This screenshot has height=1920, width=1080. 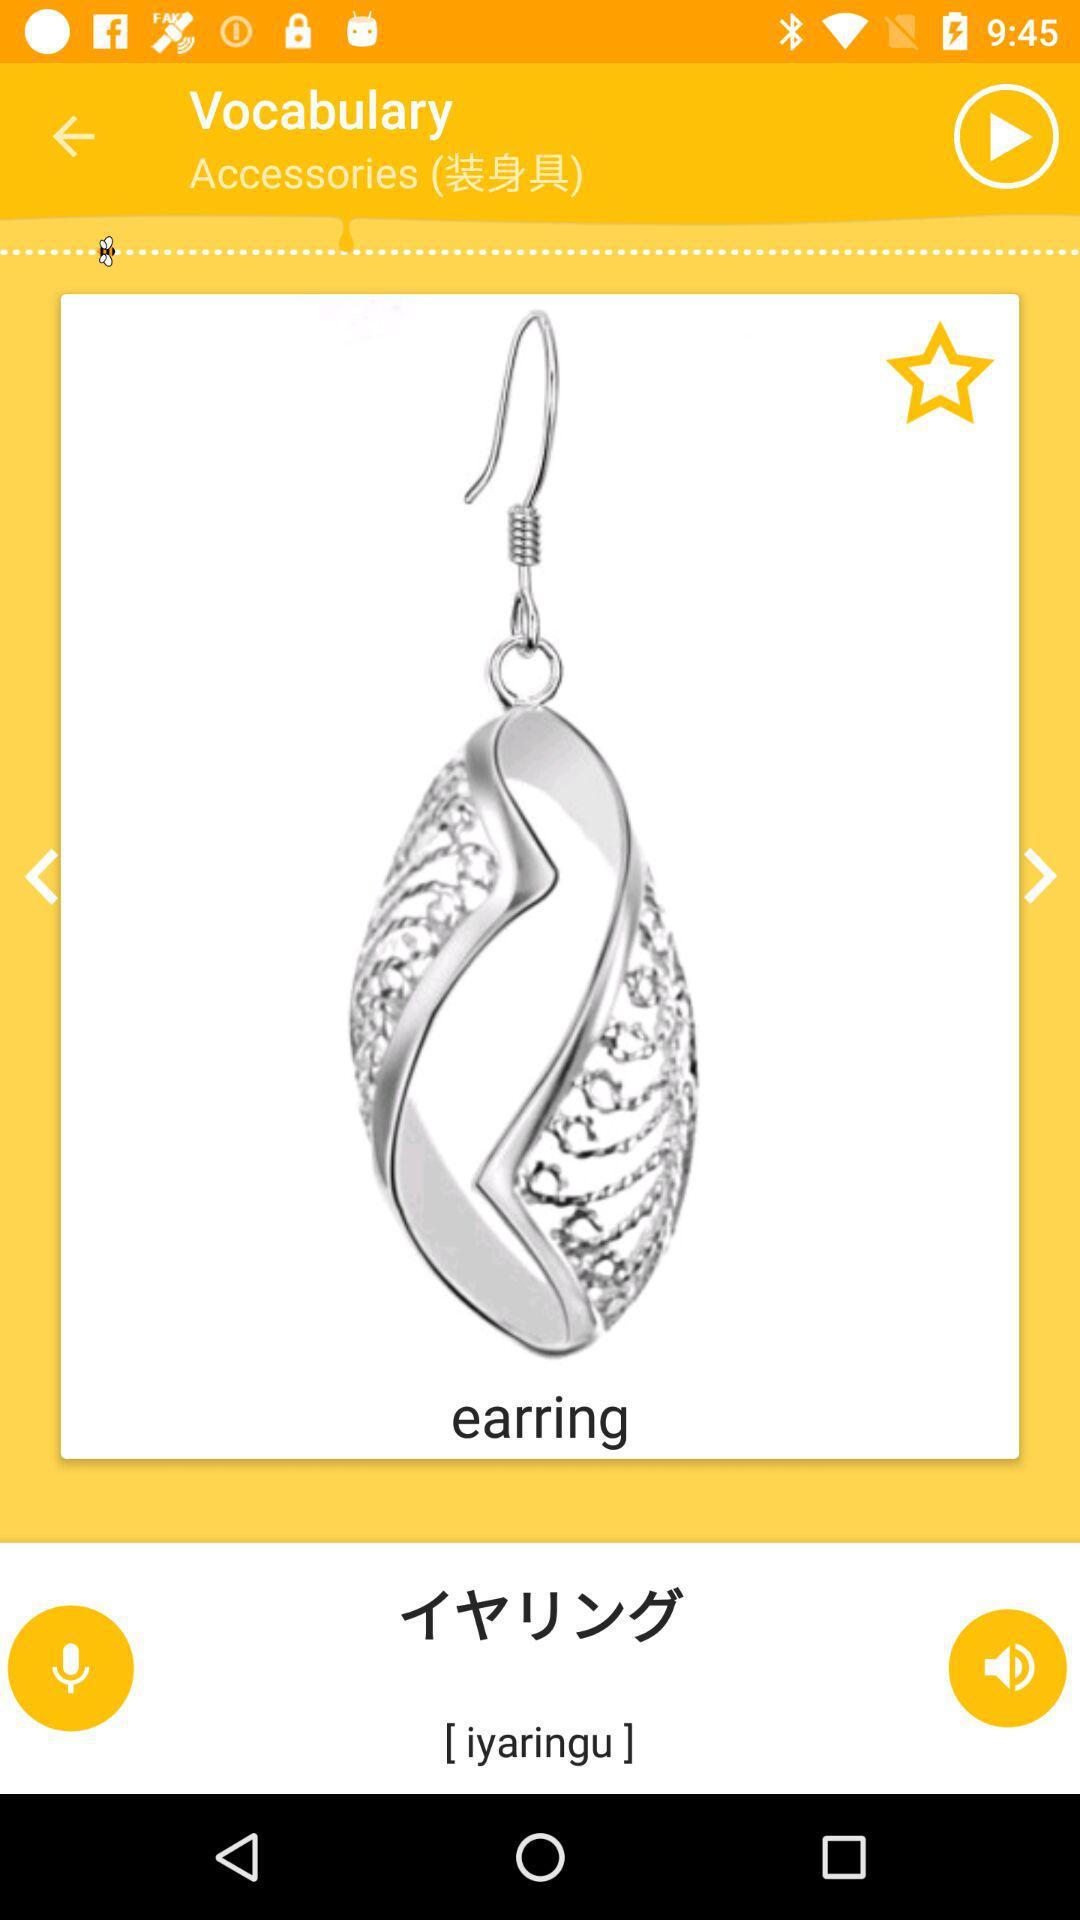 I want to click on the microphone icon, so click(x=69, y=1668).